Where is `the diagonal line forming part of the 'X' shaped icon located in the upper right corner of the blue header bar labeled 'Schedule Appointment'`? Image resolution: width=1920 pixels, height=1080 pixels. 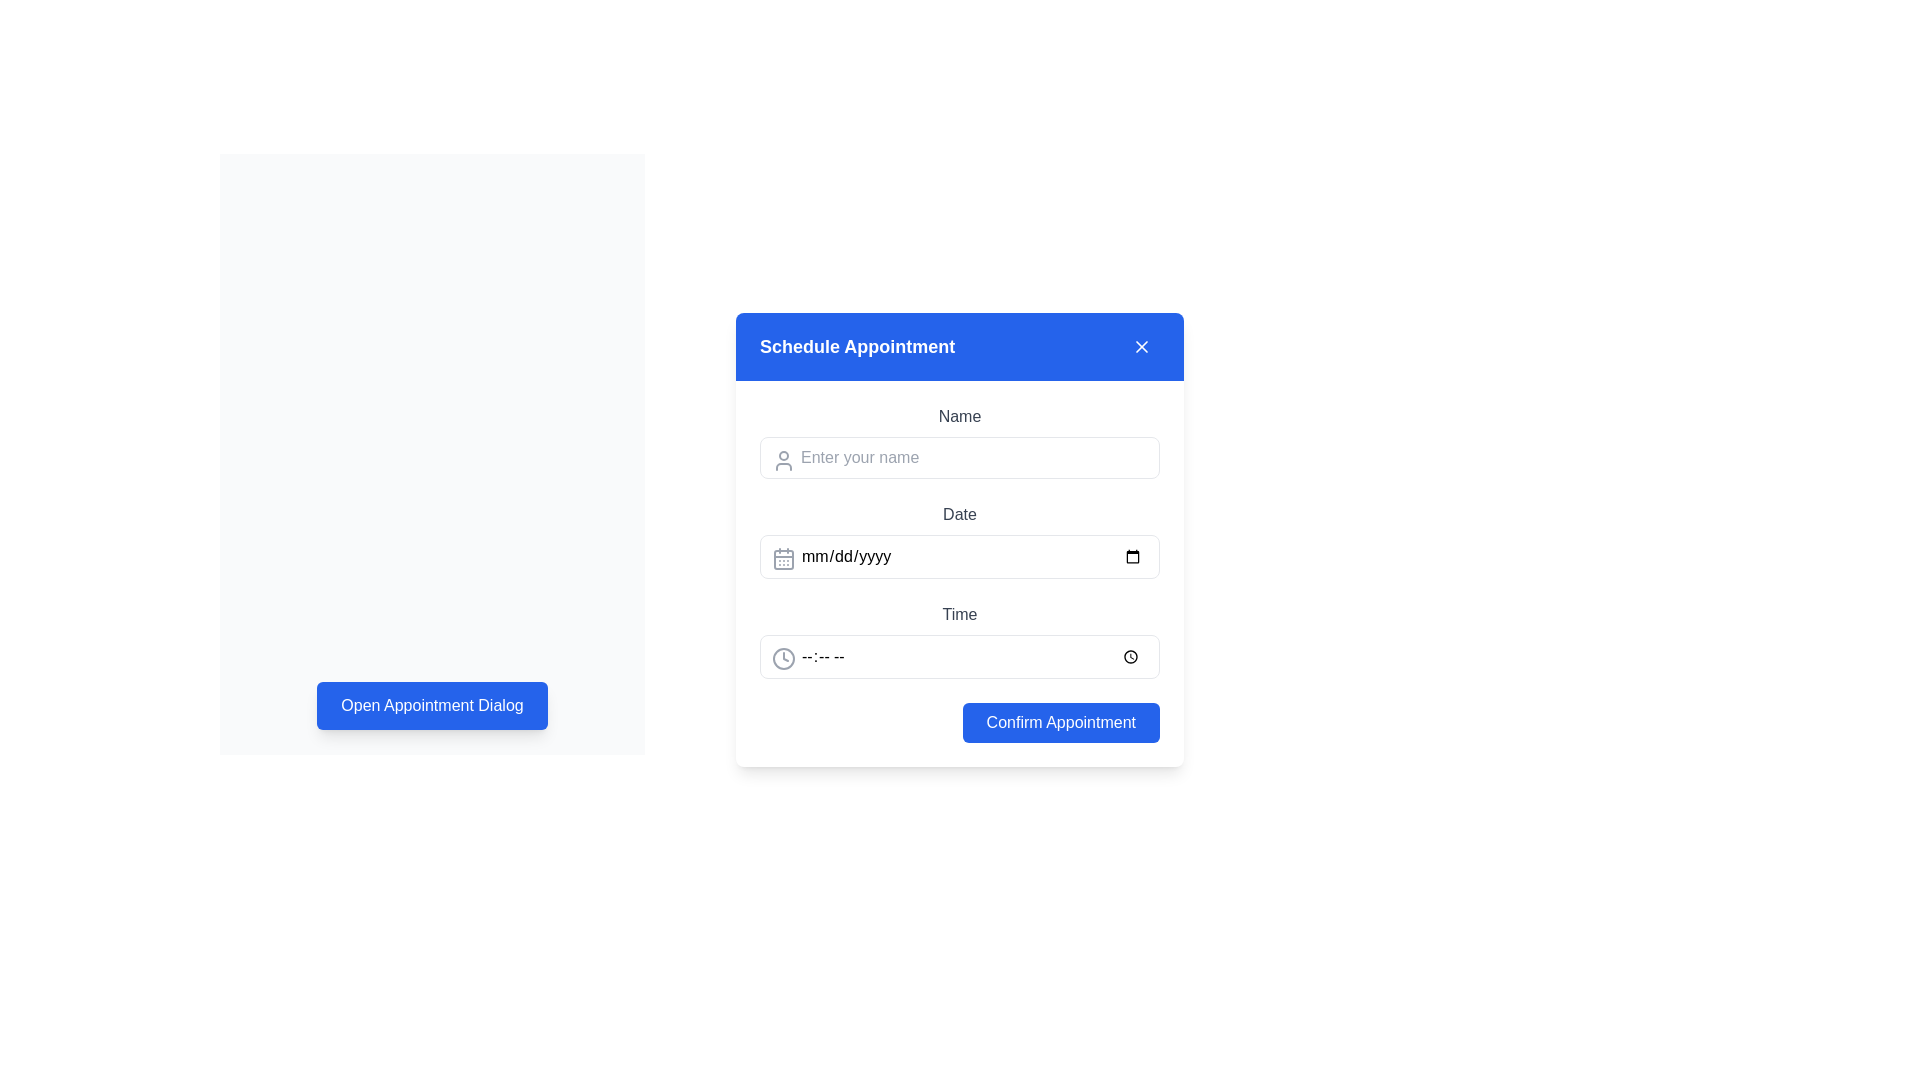
the diagonal line forming part of the 'X' shaped icon located in the upper right corner of the blue header bar labeled 'Schedule Appointment' is located at coordinates (1142, 346).